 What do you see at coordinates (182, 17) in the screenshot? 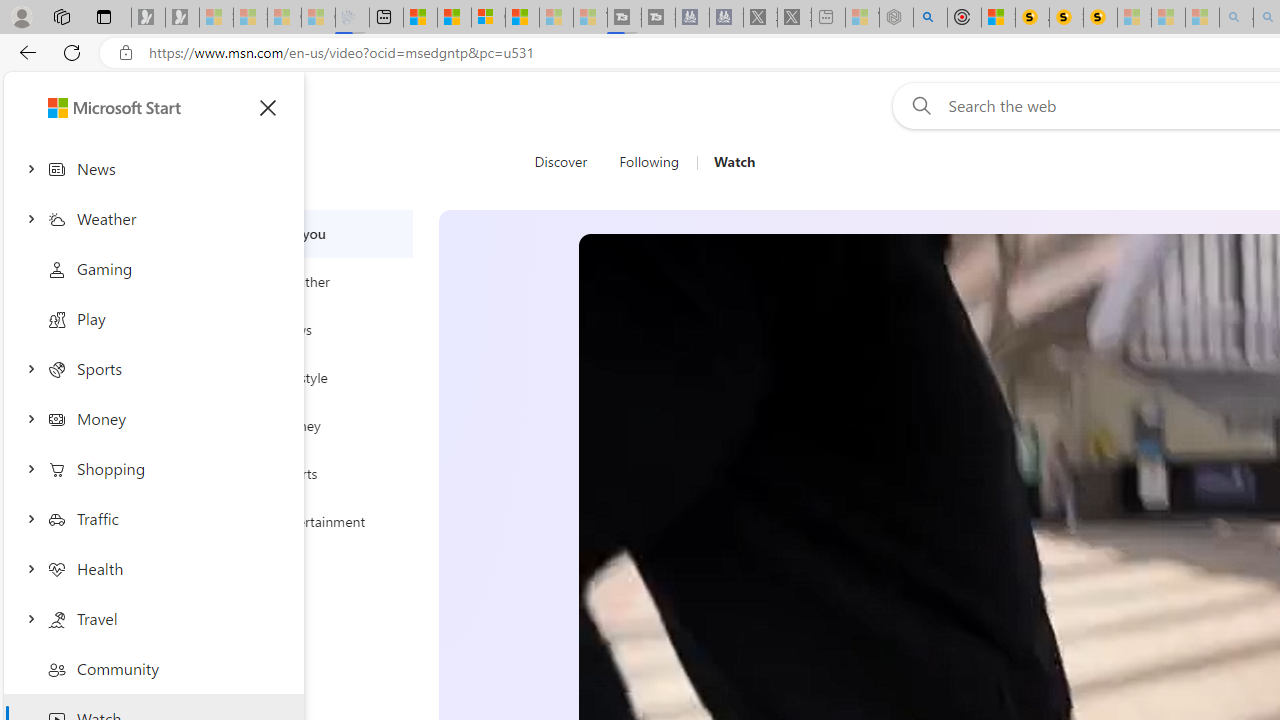
I see `'Newsletter Sign Up - Sleeping'` at bounding box center [182, 17].